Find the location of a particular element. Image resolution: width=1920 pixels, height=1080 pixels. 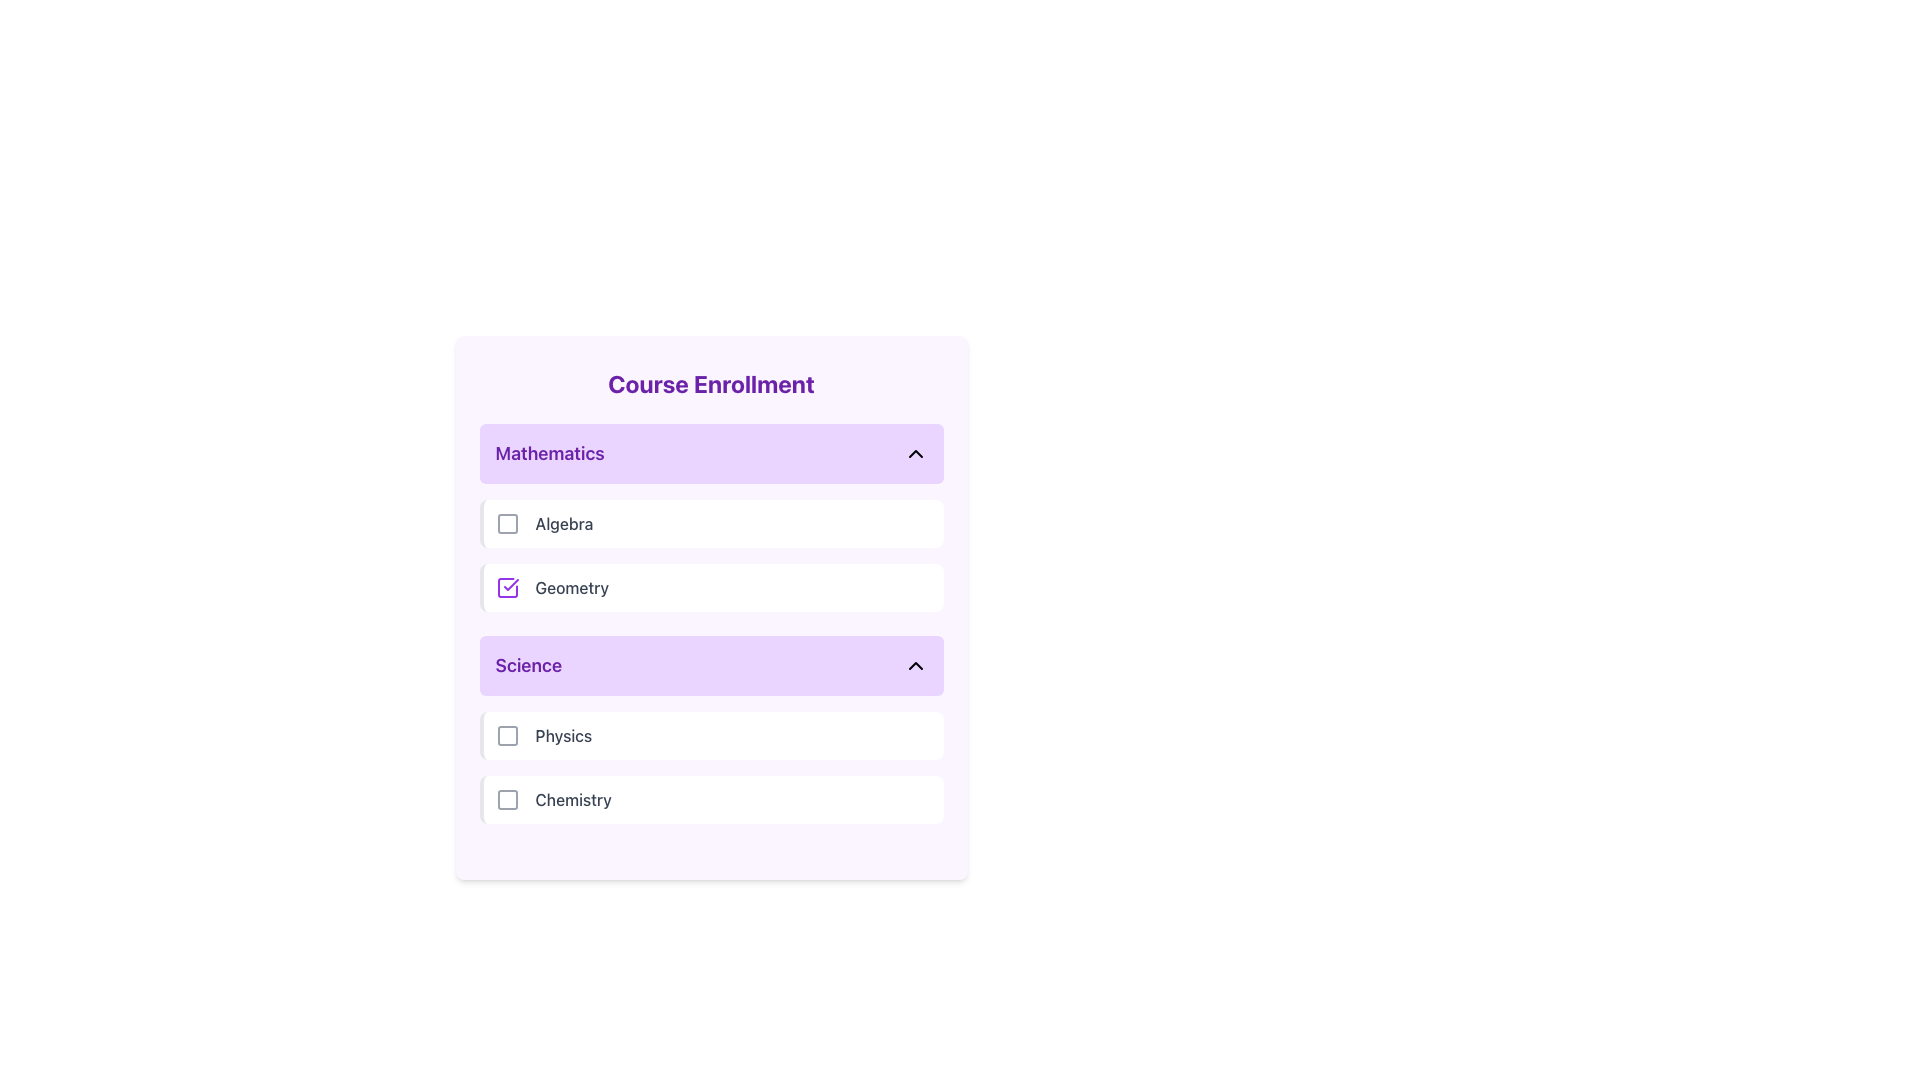

the selectable list item labeled 'Geometry' which has a checkbox and is styled with a white background and a purple edge, located under the 'Mathematics' section is located at coordinates (711, 586).